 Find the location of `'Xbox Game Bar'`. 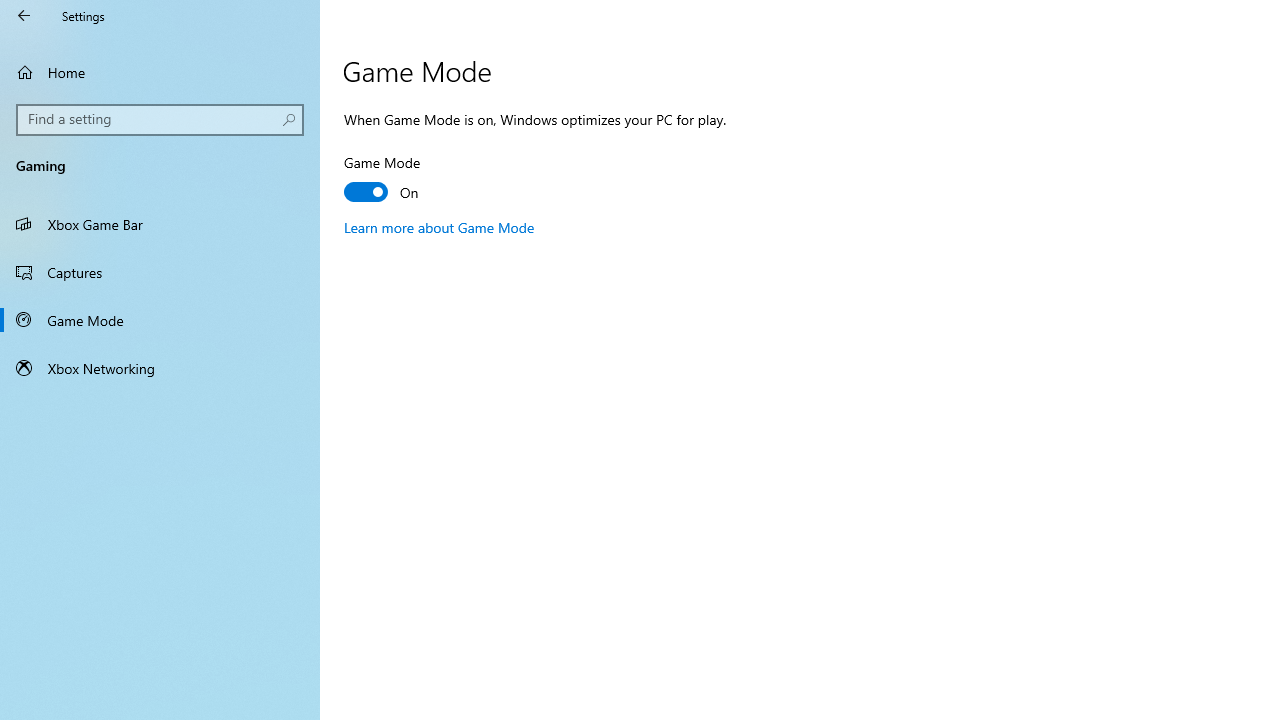

'Xbox Game Bar' is located at coordinates (160, 223).